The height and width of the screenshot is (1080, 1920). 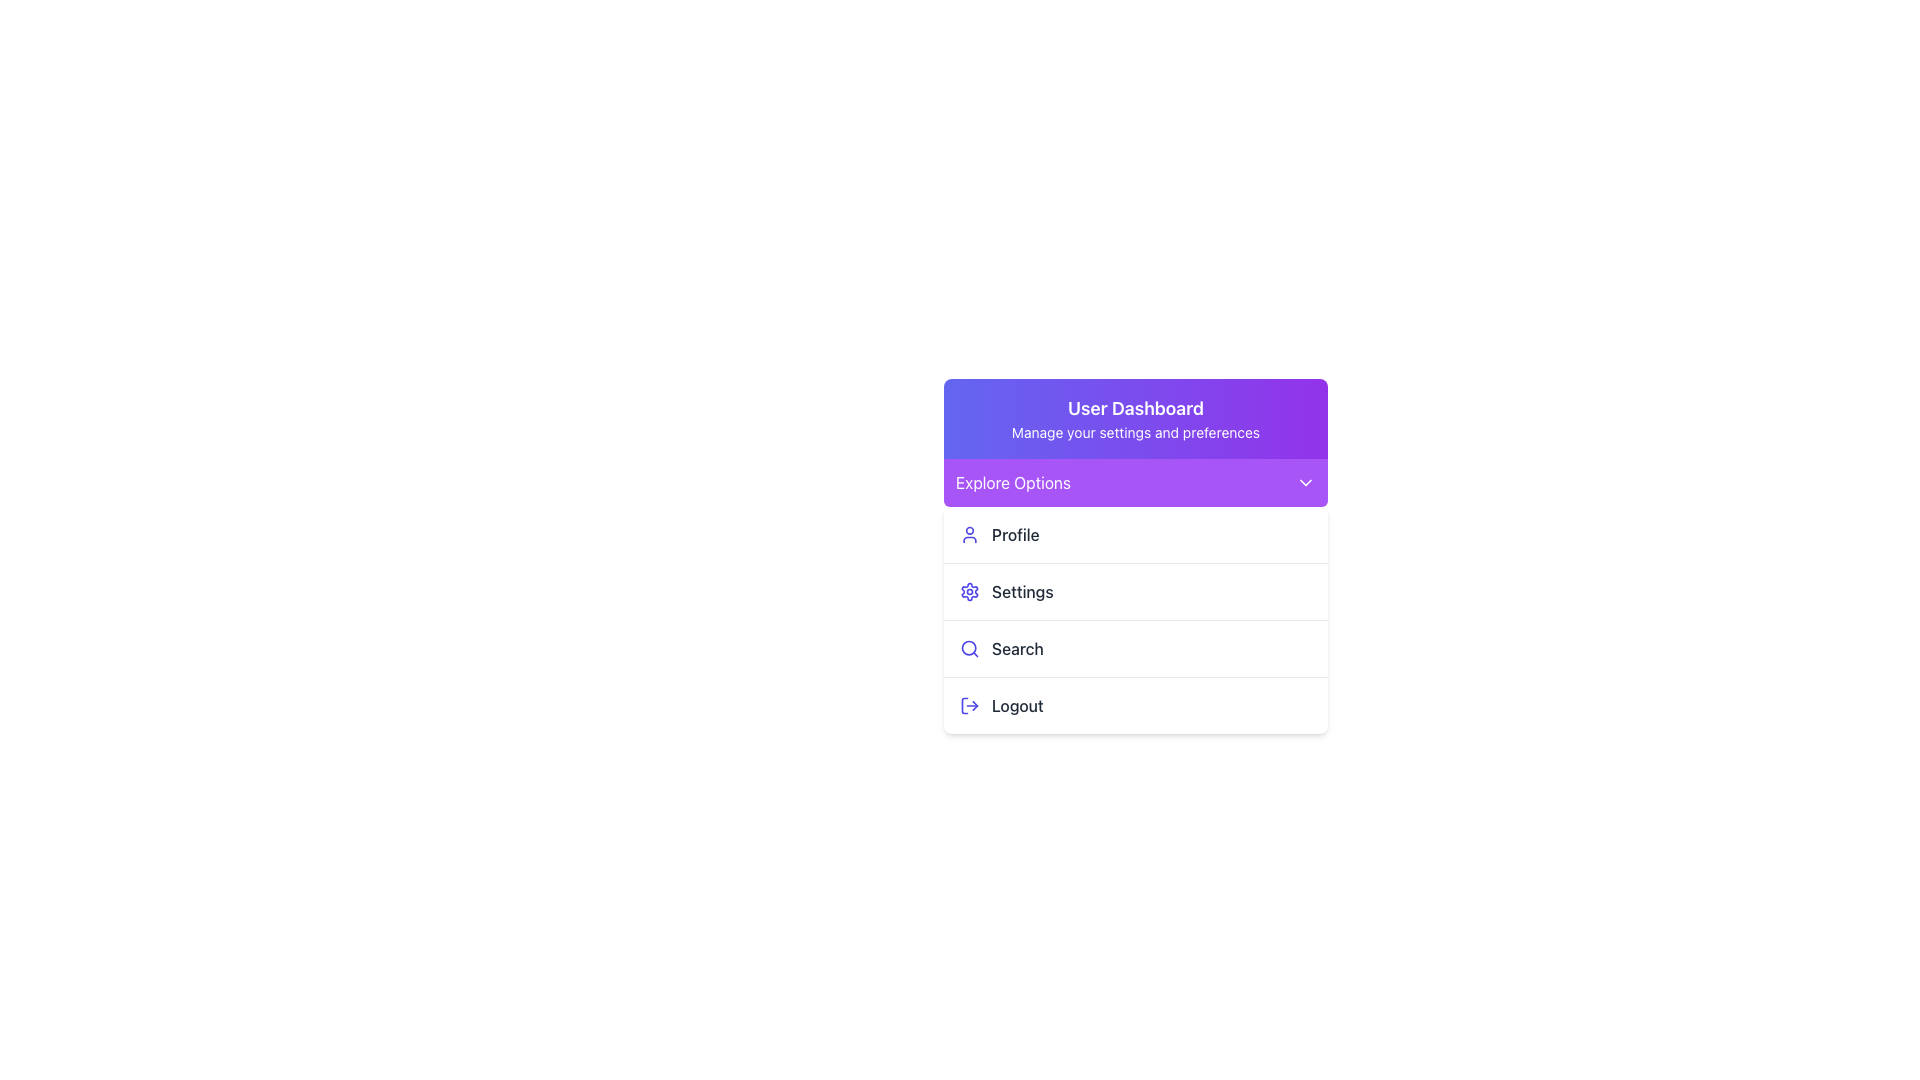 I want to click on the Settings menu icon located to the left of the 'Settings' text label in the 'Explore Options' dropdown menu, so click(x=969, y=590).